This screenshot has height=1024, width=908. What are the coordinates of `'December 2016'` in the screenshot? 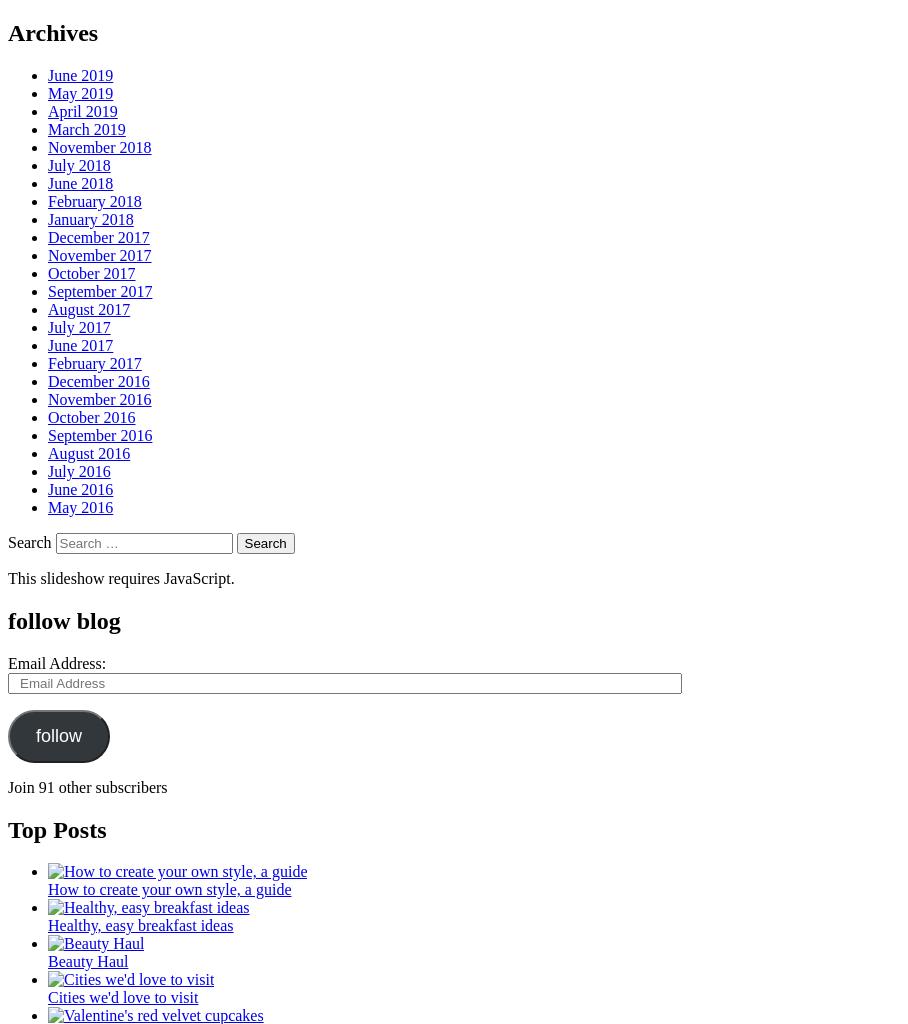 It's located at (97, 380).